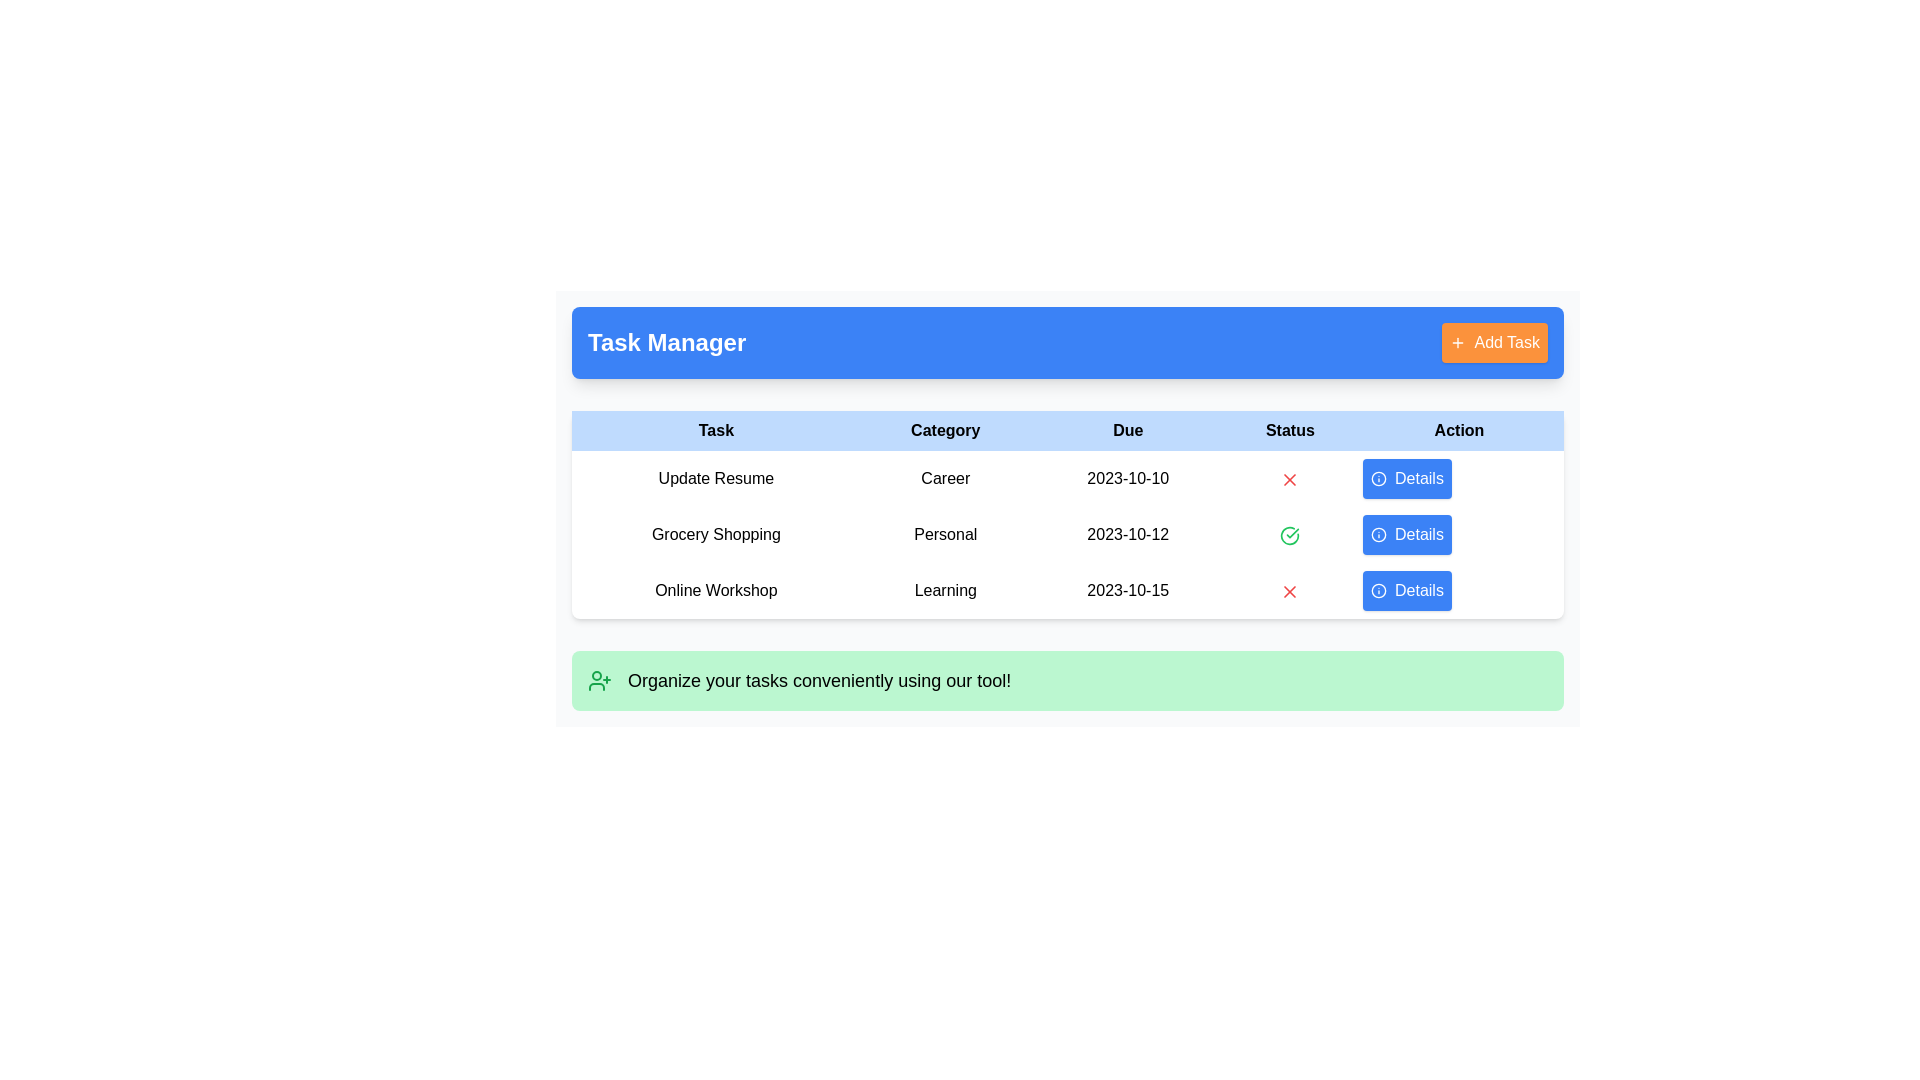 The height and width of the screenshot is (1080, 1920). What do you see at coordinates (1290, 478) in the screenshot?
I see `the status icon in the first row of the table, which indicates a failed or incomplete status, located between the 'Due' column with the date '2023-10-10' and the 'Details' button in the 'Action' column` at bounding box center [1290, 478].